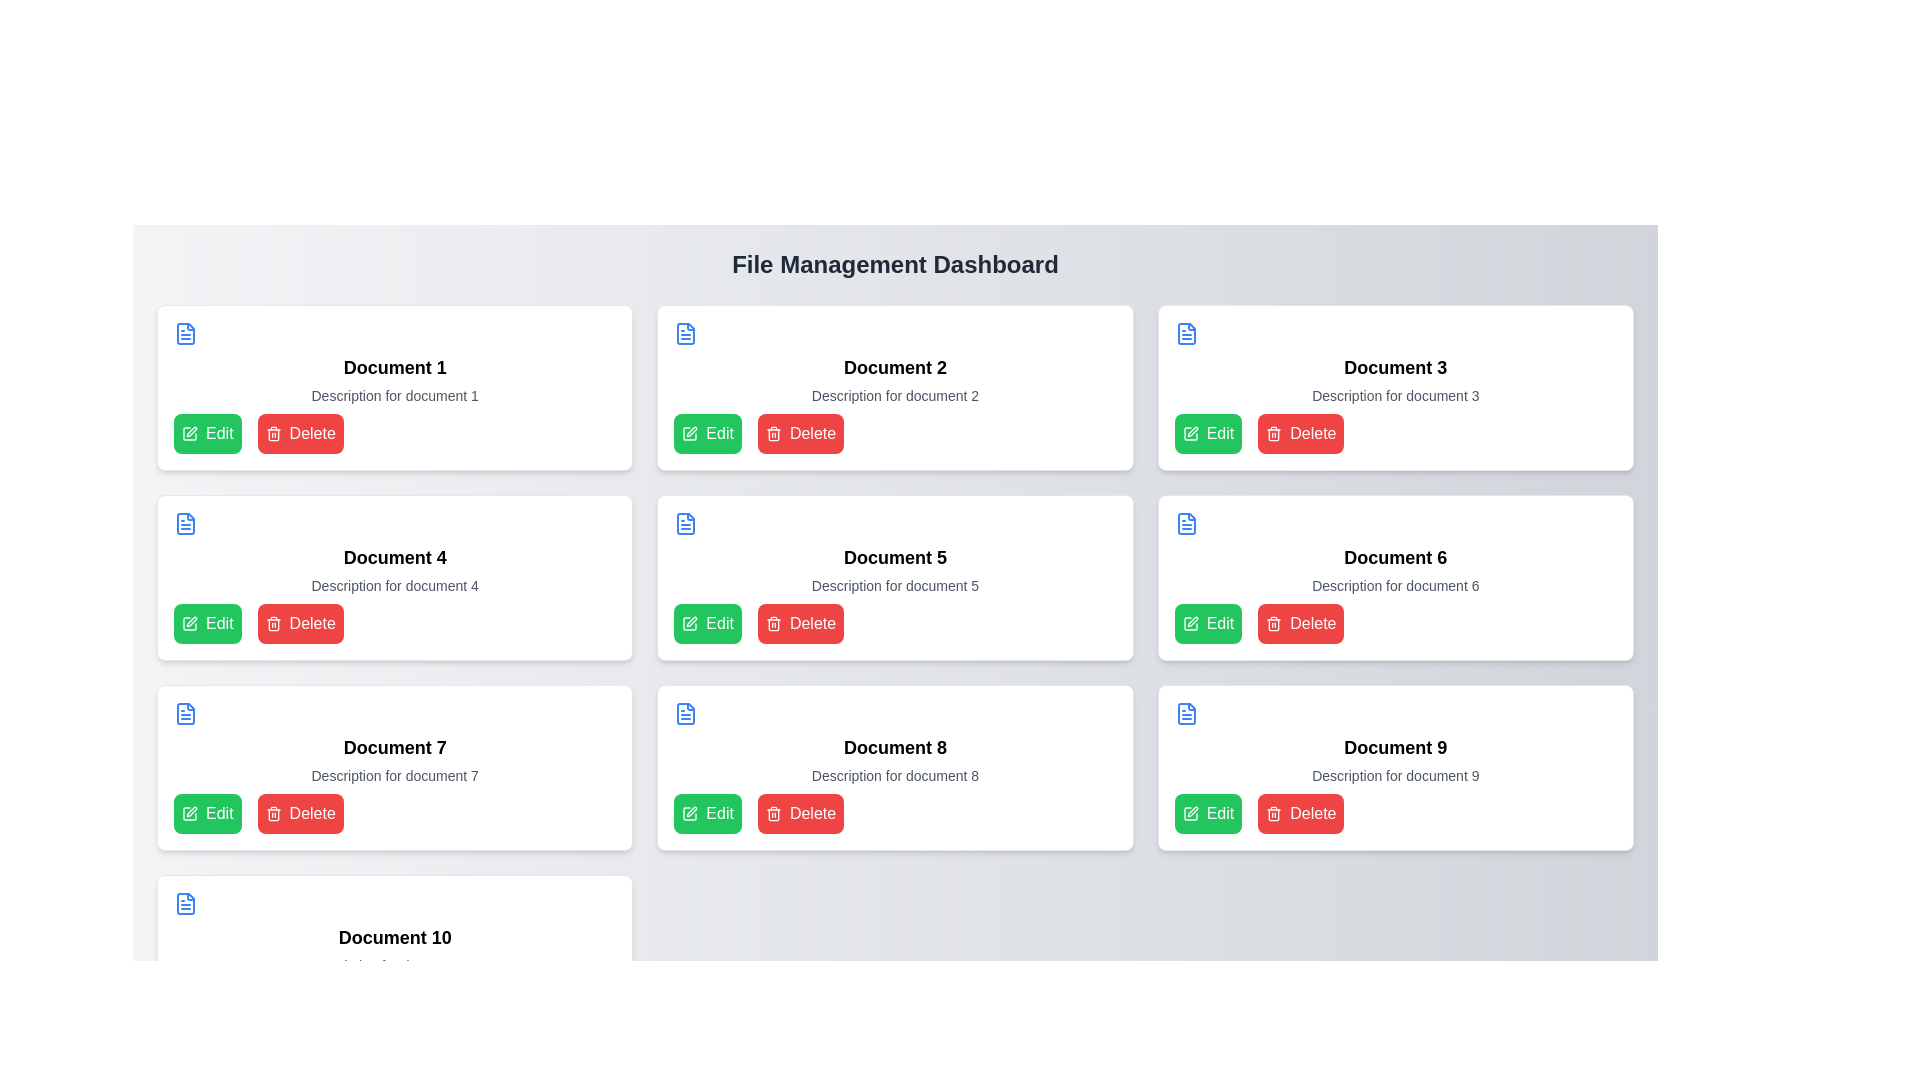 The width and height of the screenshot is (1920, 1080). I want to click on the green square icon depicting a pen that is located to the left of the 'Edit' text within the green button in the first row of the grid, so click(690, 433).